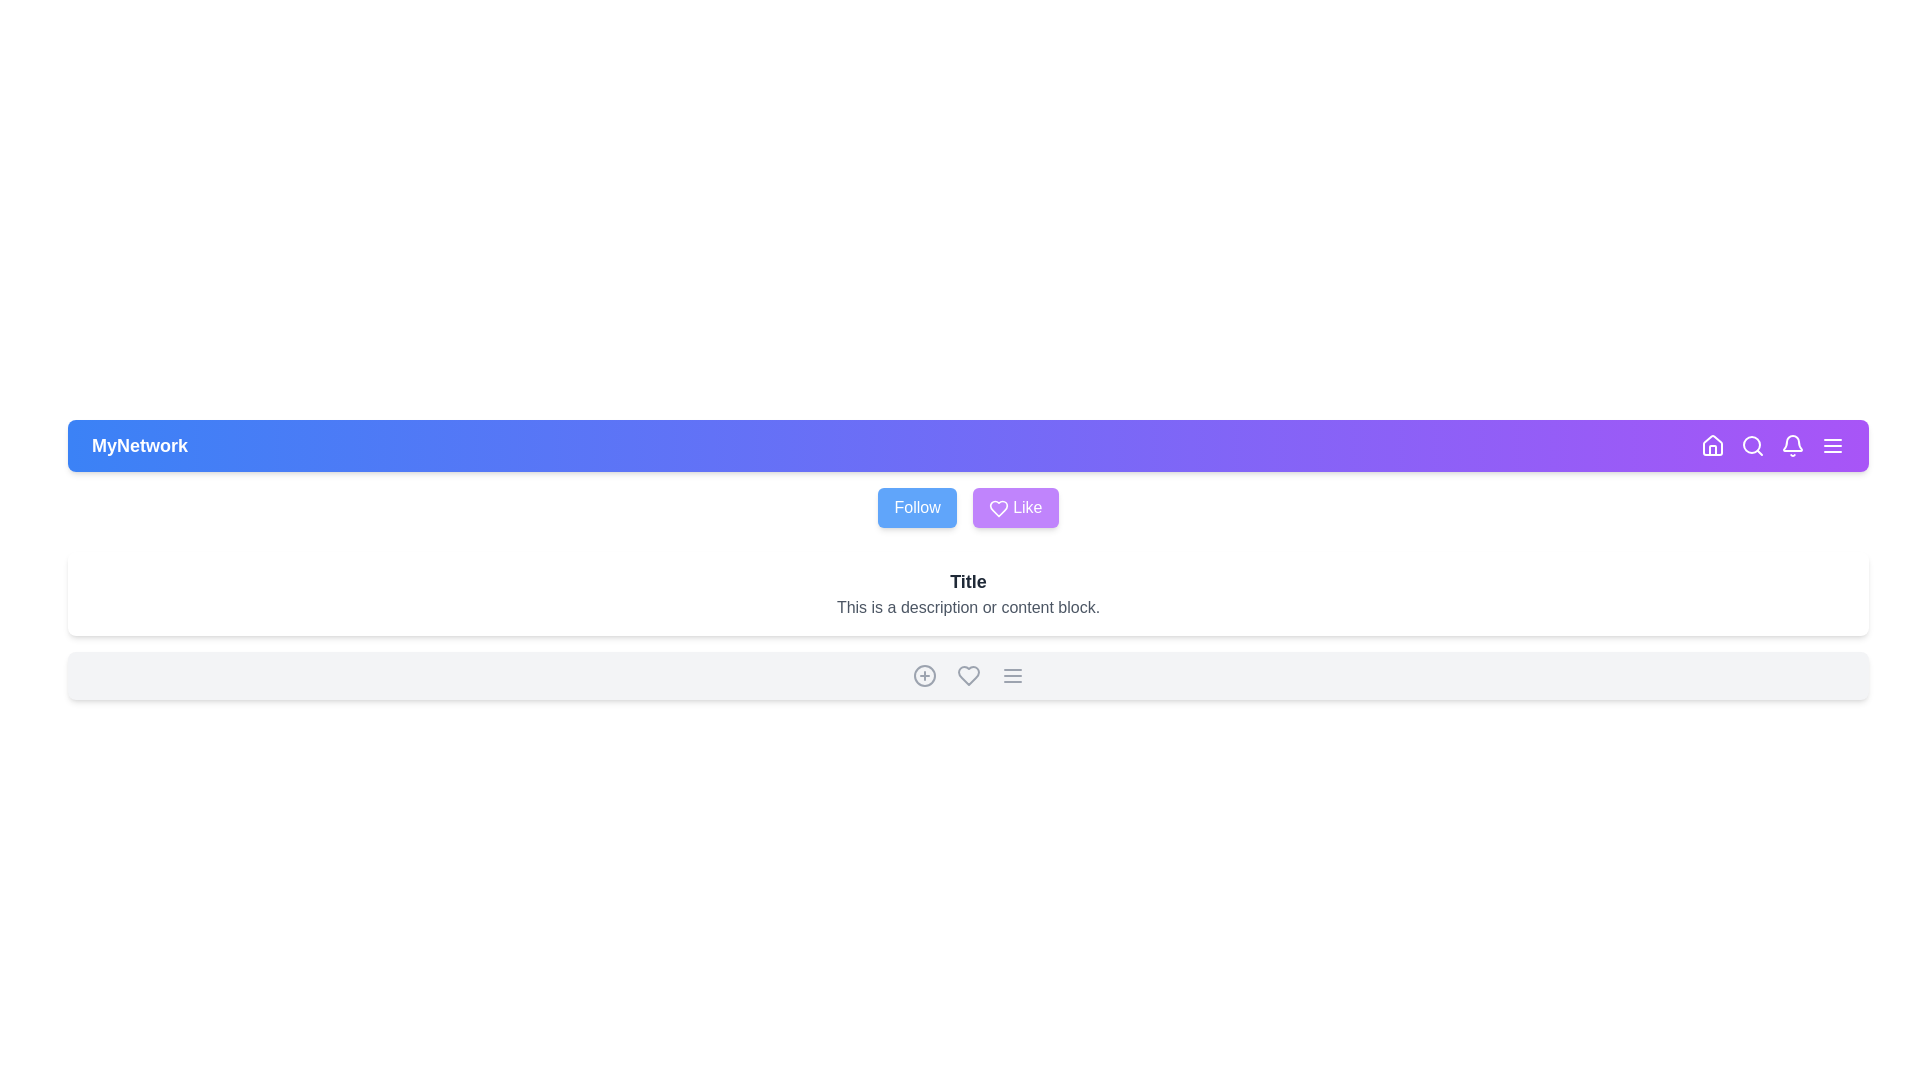 This screenshot has height=1080, width=1920. What do you see at coordinates (1015, 507) in the screenshot?
I see `the 'Like' button with a light purple background and white text` at bounding box center [1015, 507].